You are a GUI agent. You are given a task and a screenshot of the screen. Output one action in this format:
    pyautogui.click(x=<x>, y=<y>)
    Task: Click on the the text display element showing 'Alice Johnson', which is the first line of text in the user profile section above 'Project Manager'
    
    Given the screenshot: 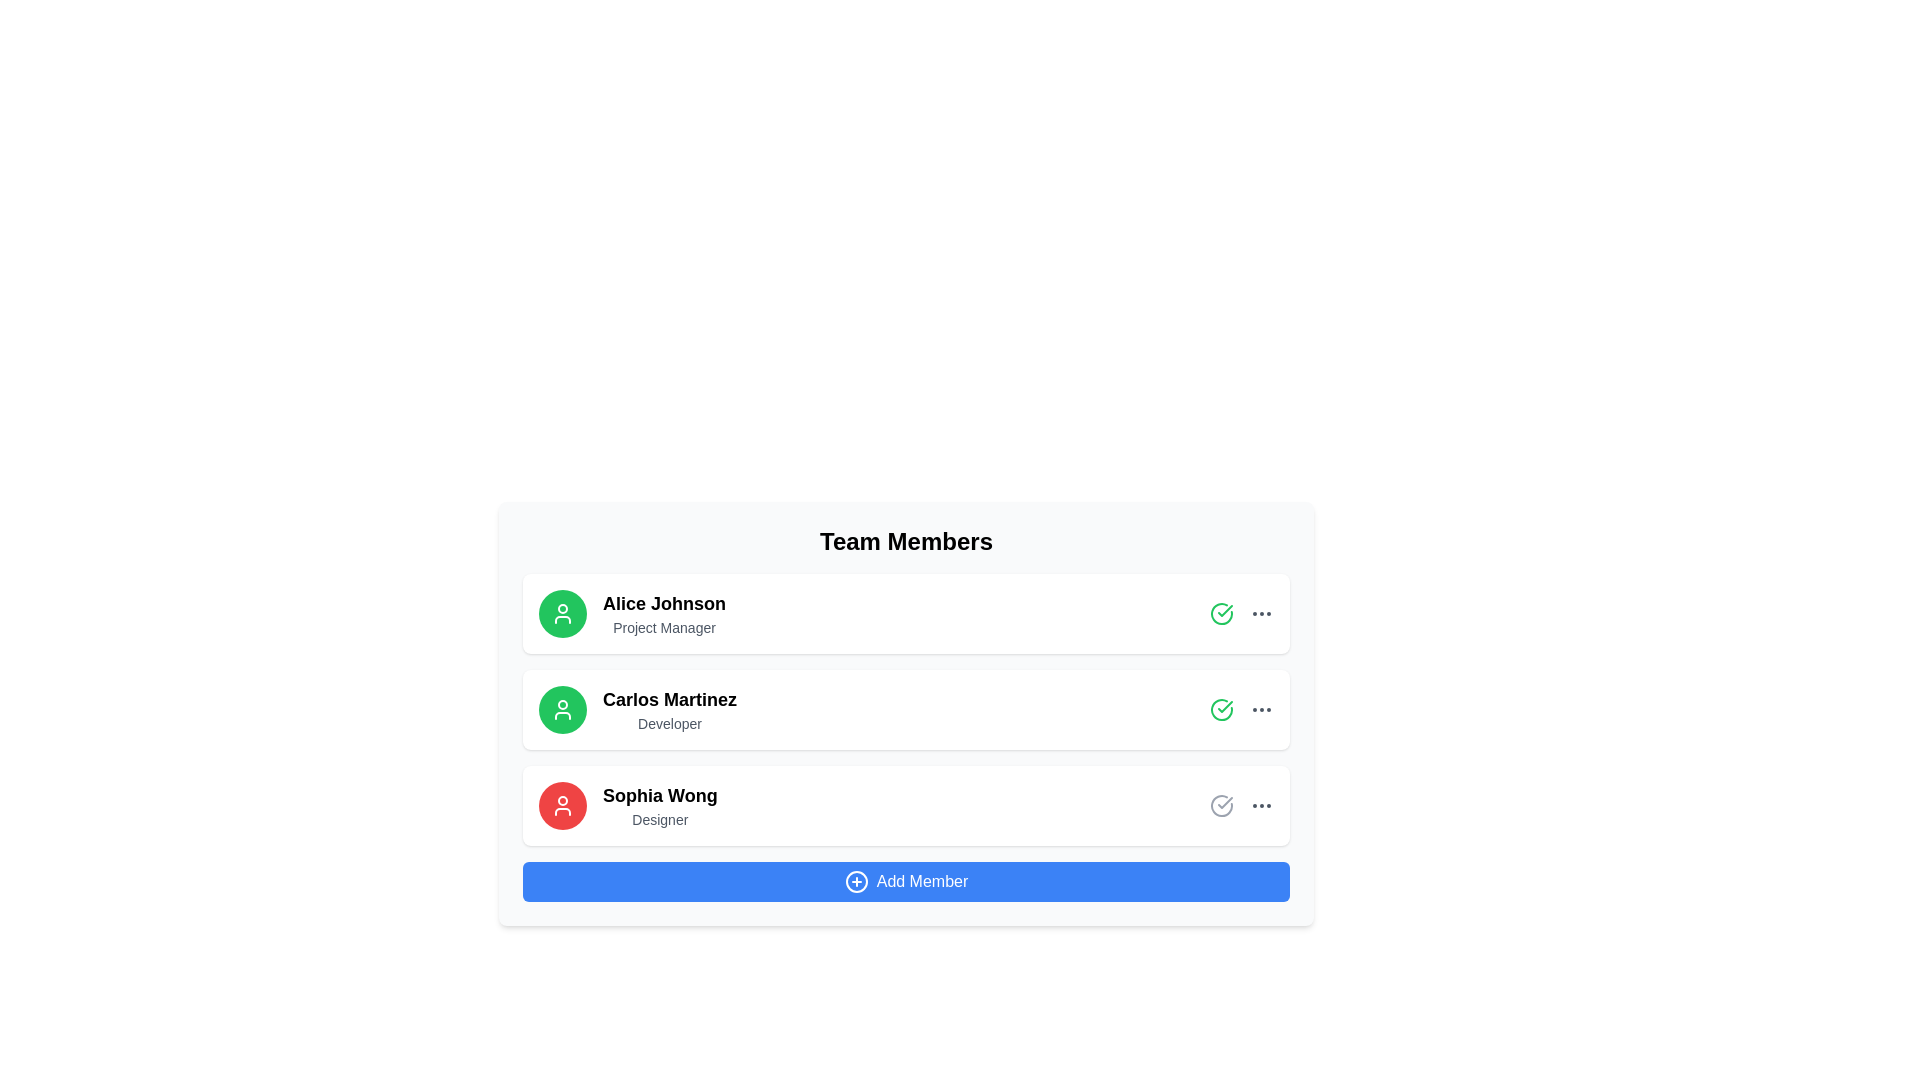 What is the action you would take?
    pyautogui.click(x=664, y=603)
    